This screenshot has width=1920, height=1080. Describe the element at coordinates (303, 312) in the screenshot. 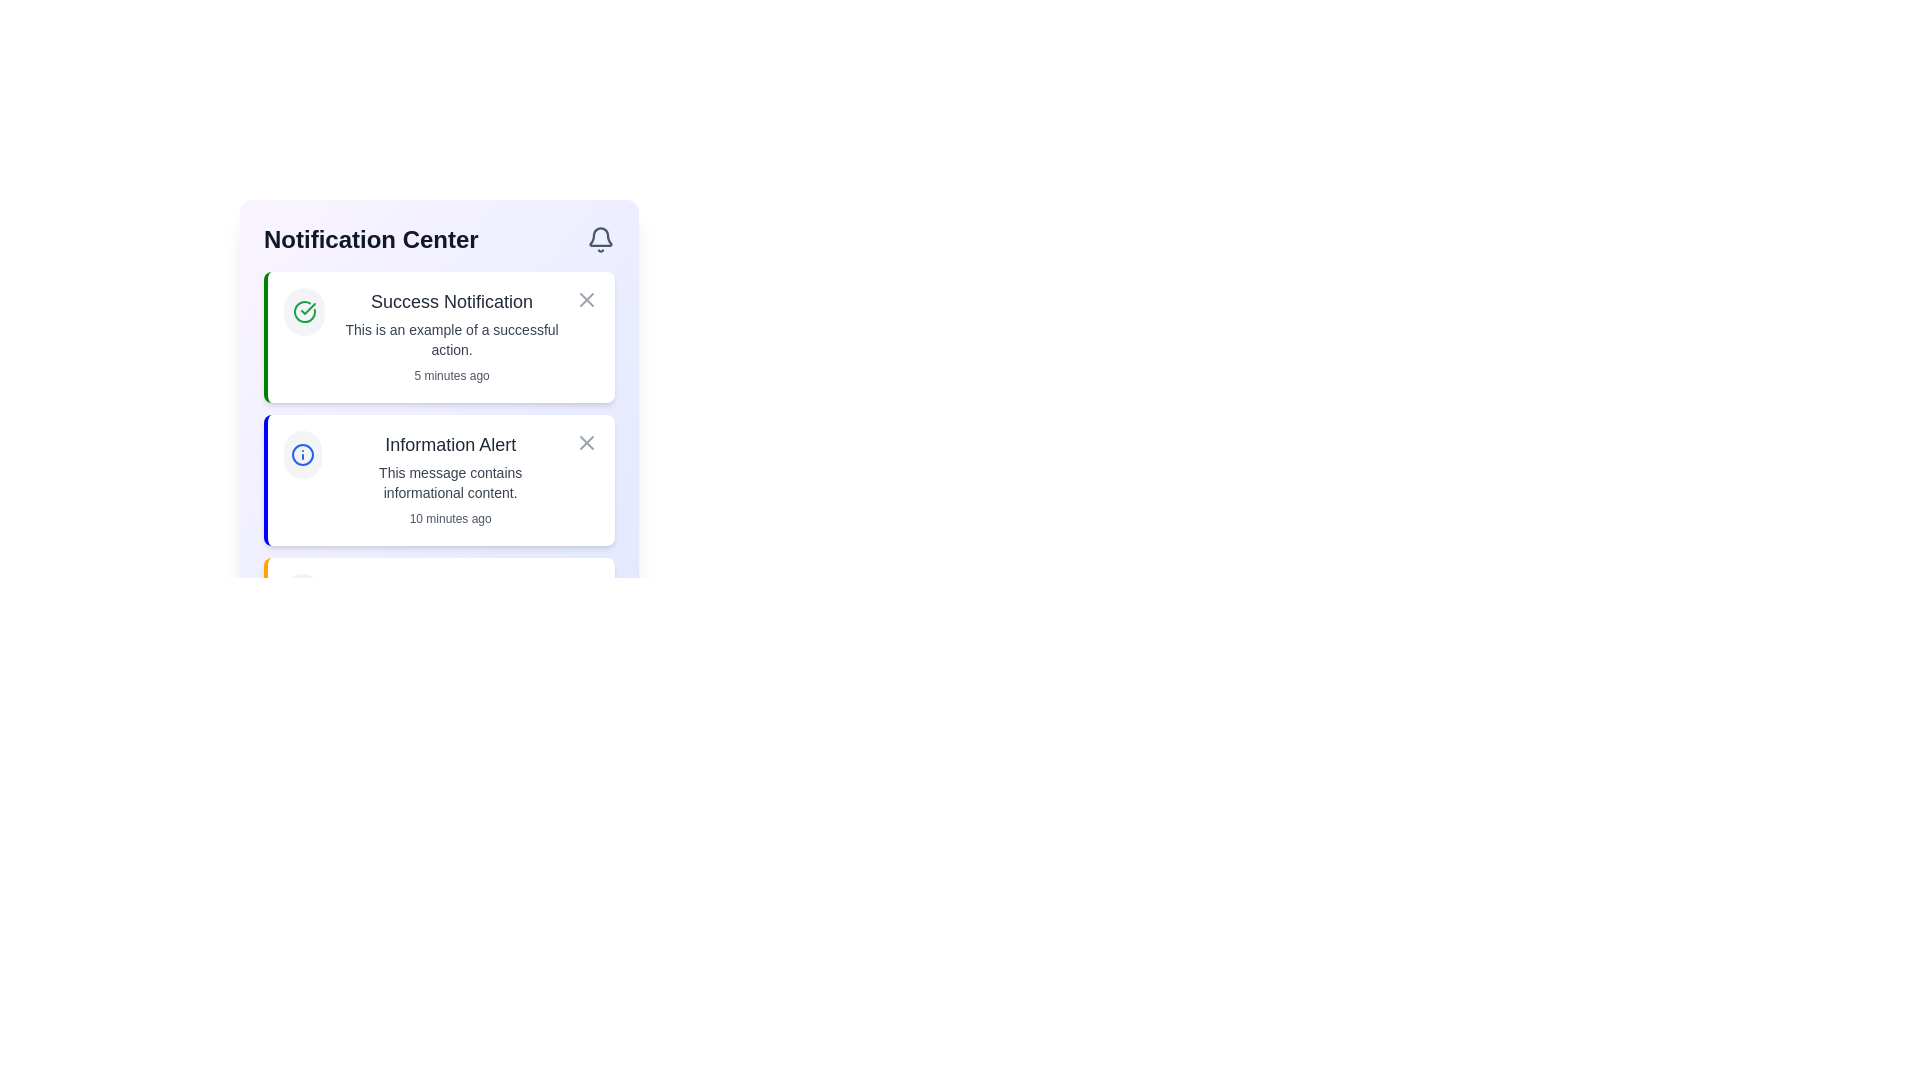

I see `the visual styling of the checkmark icon with a green outline in the top-left corner of the 'Success Notification' message card within the 'Notification Center'` at that location.